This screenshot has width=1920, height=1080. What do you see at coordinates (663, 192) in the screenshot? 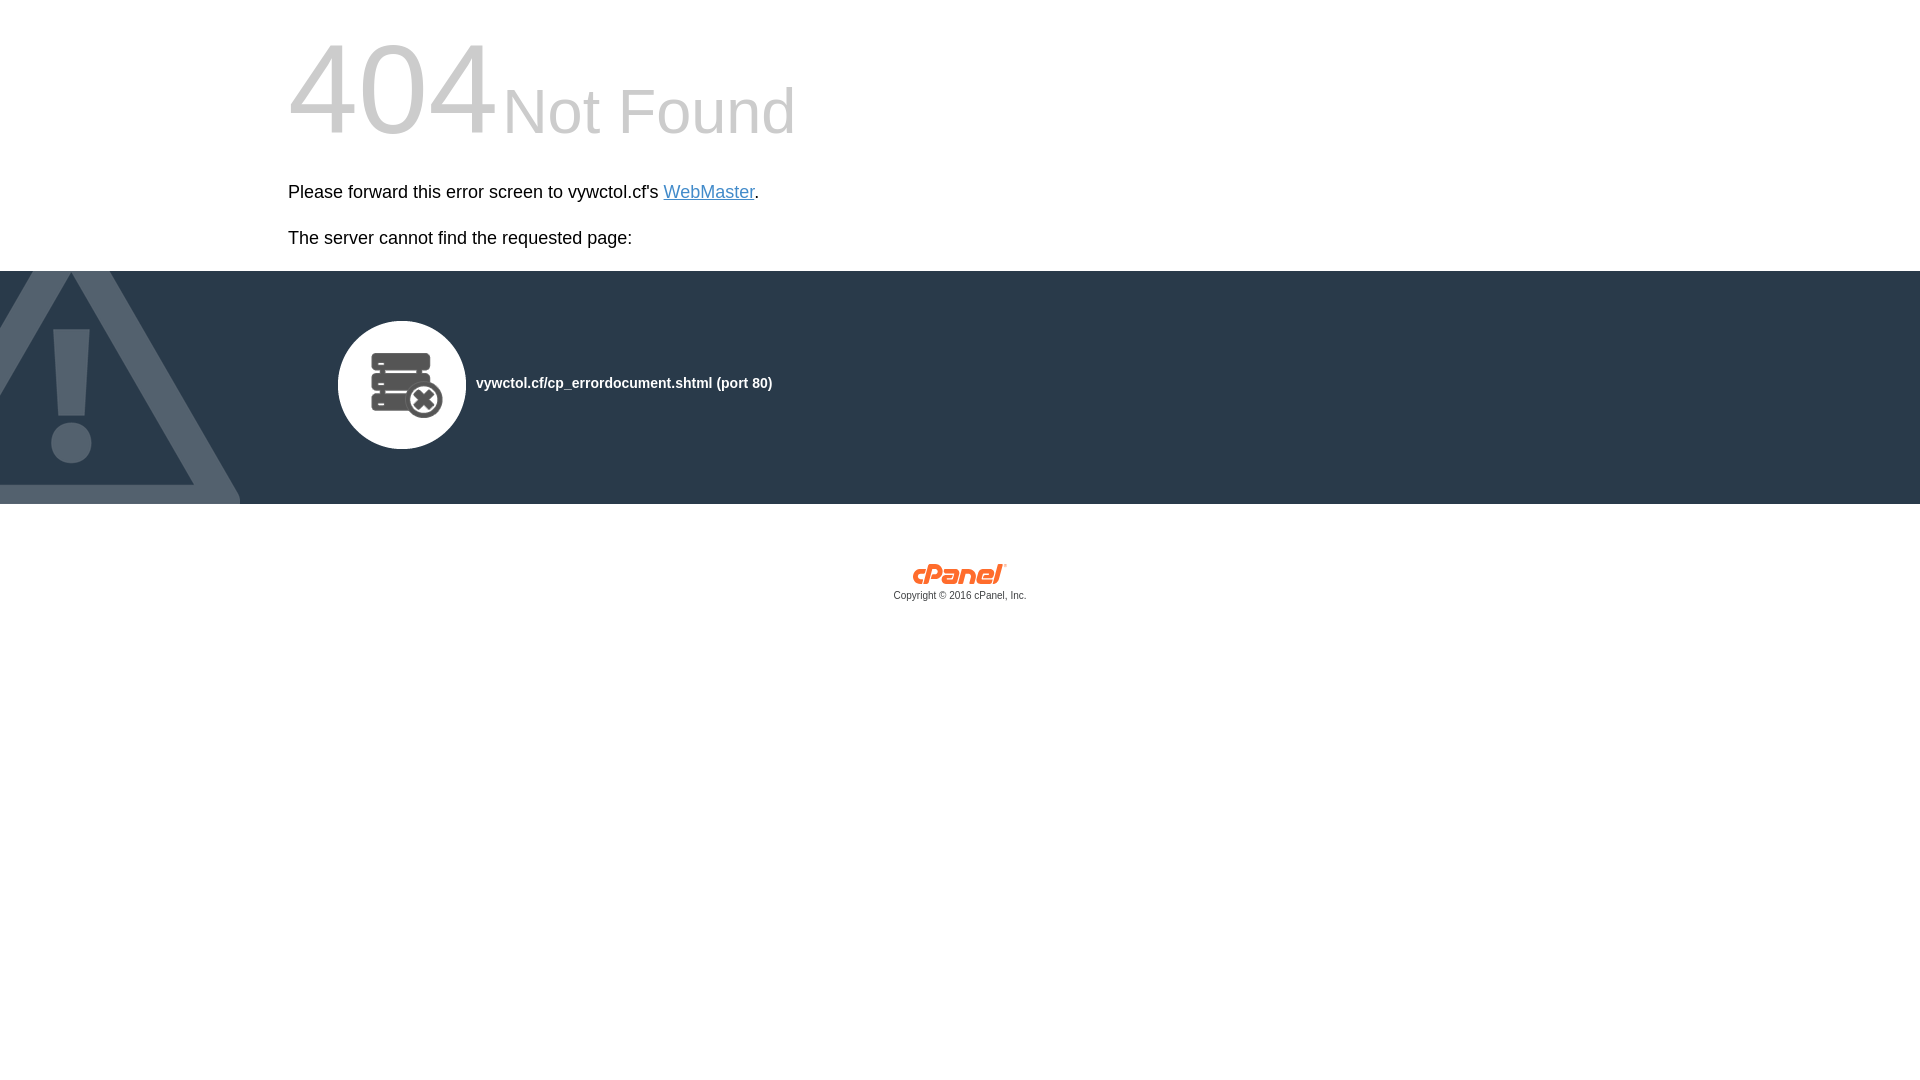
I see `'WebMaster'` at bounding box center [663, 192].